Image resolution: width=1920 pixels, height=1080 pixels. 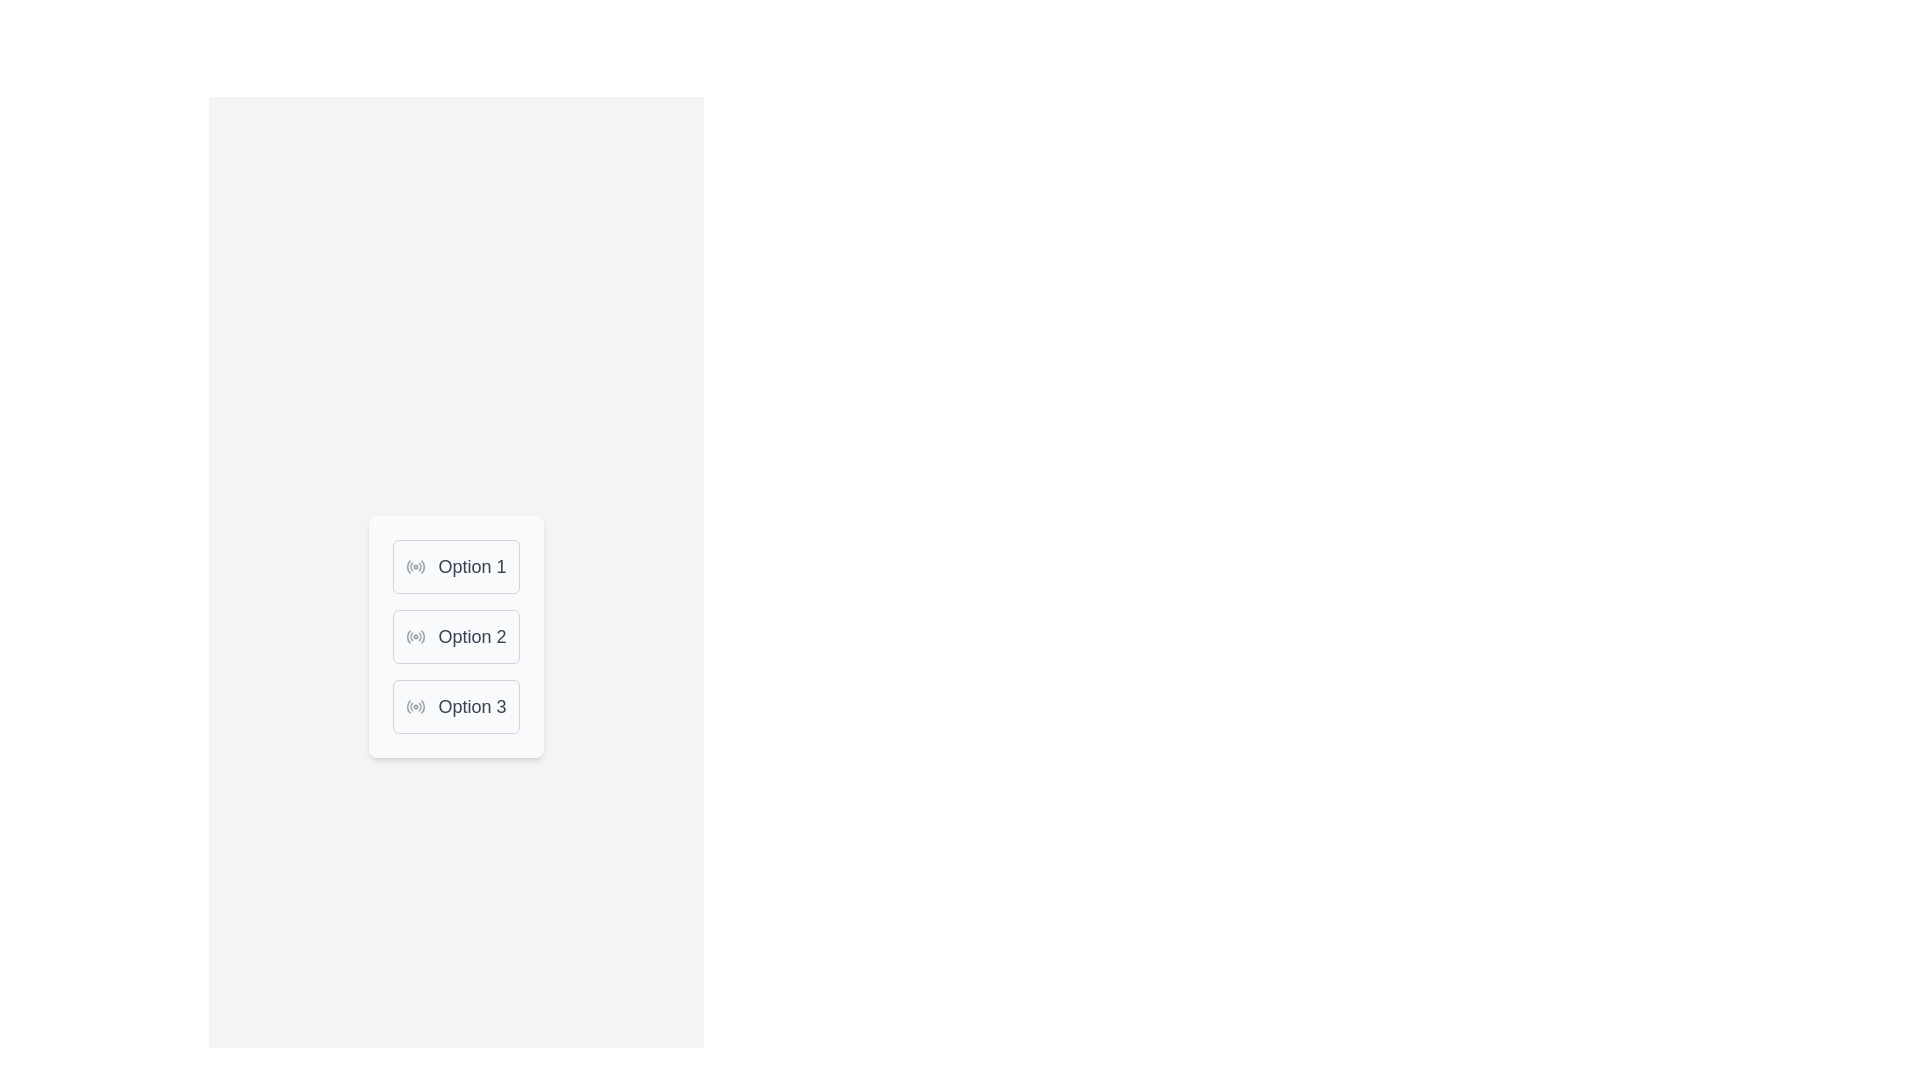 I want to click on the 'Option 2' radio button, so click(x=455, y=636).